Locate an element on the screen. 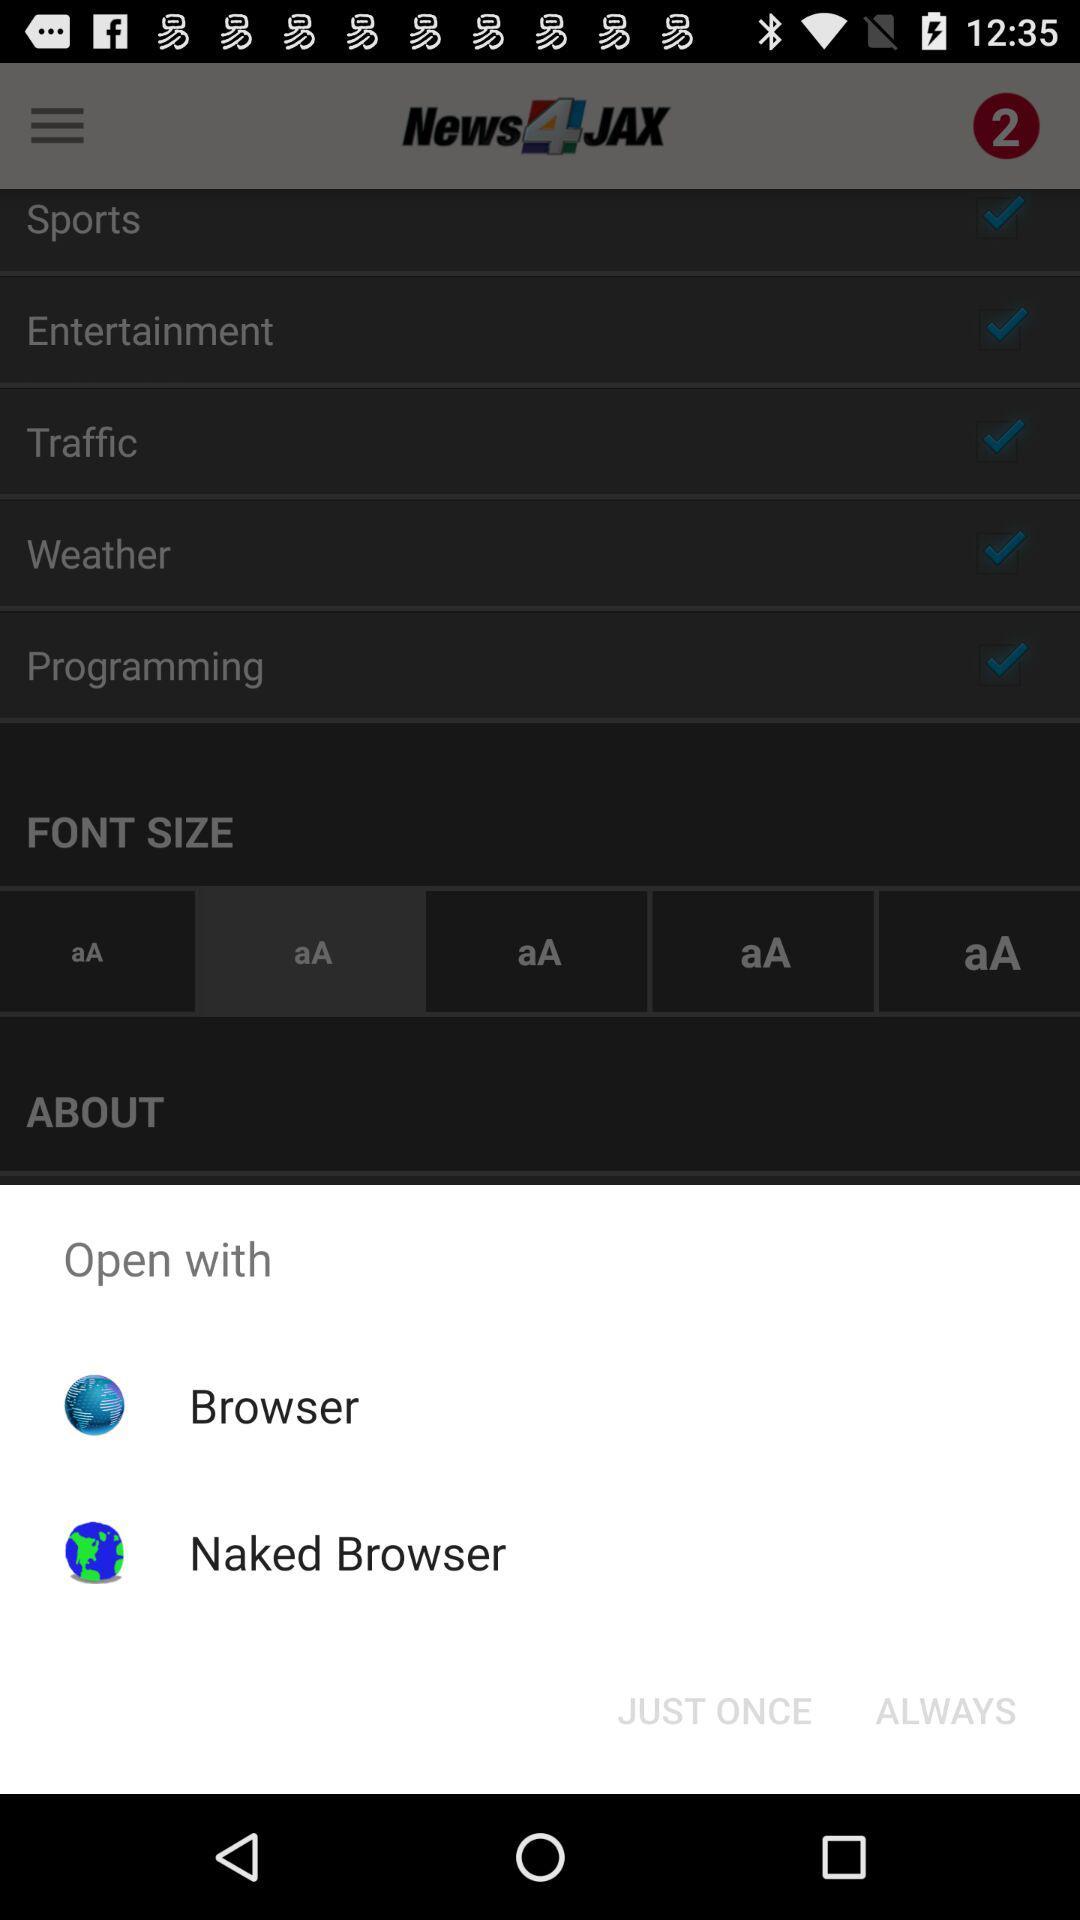 Image resolution: width=1080 pixels, height=1920 pixels. the item next to just once button is located at coordinates (945, 1708).